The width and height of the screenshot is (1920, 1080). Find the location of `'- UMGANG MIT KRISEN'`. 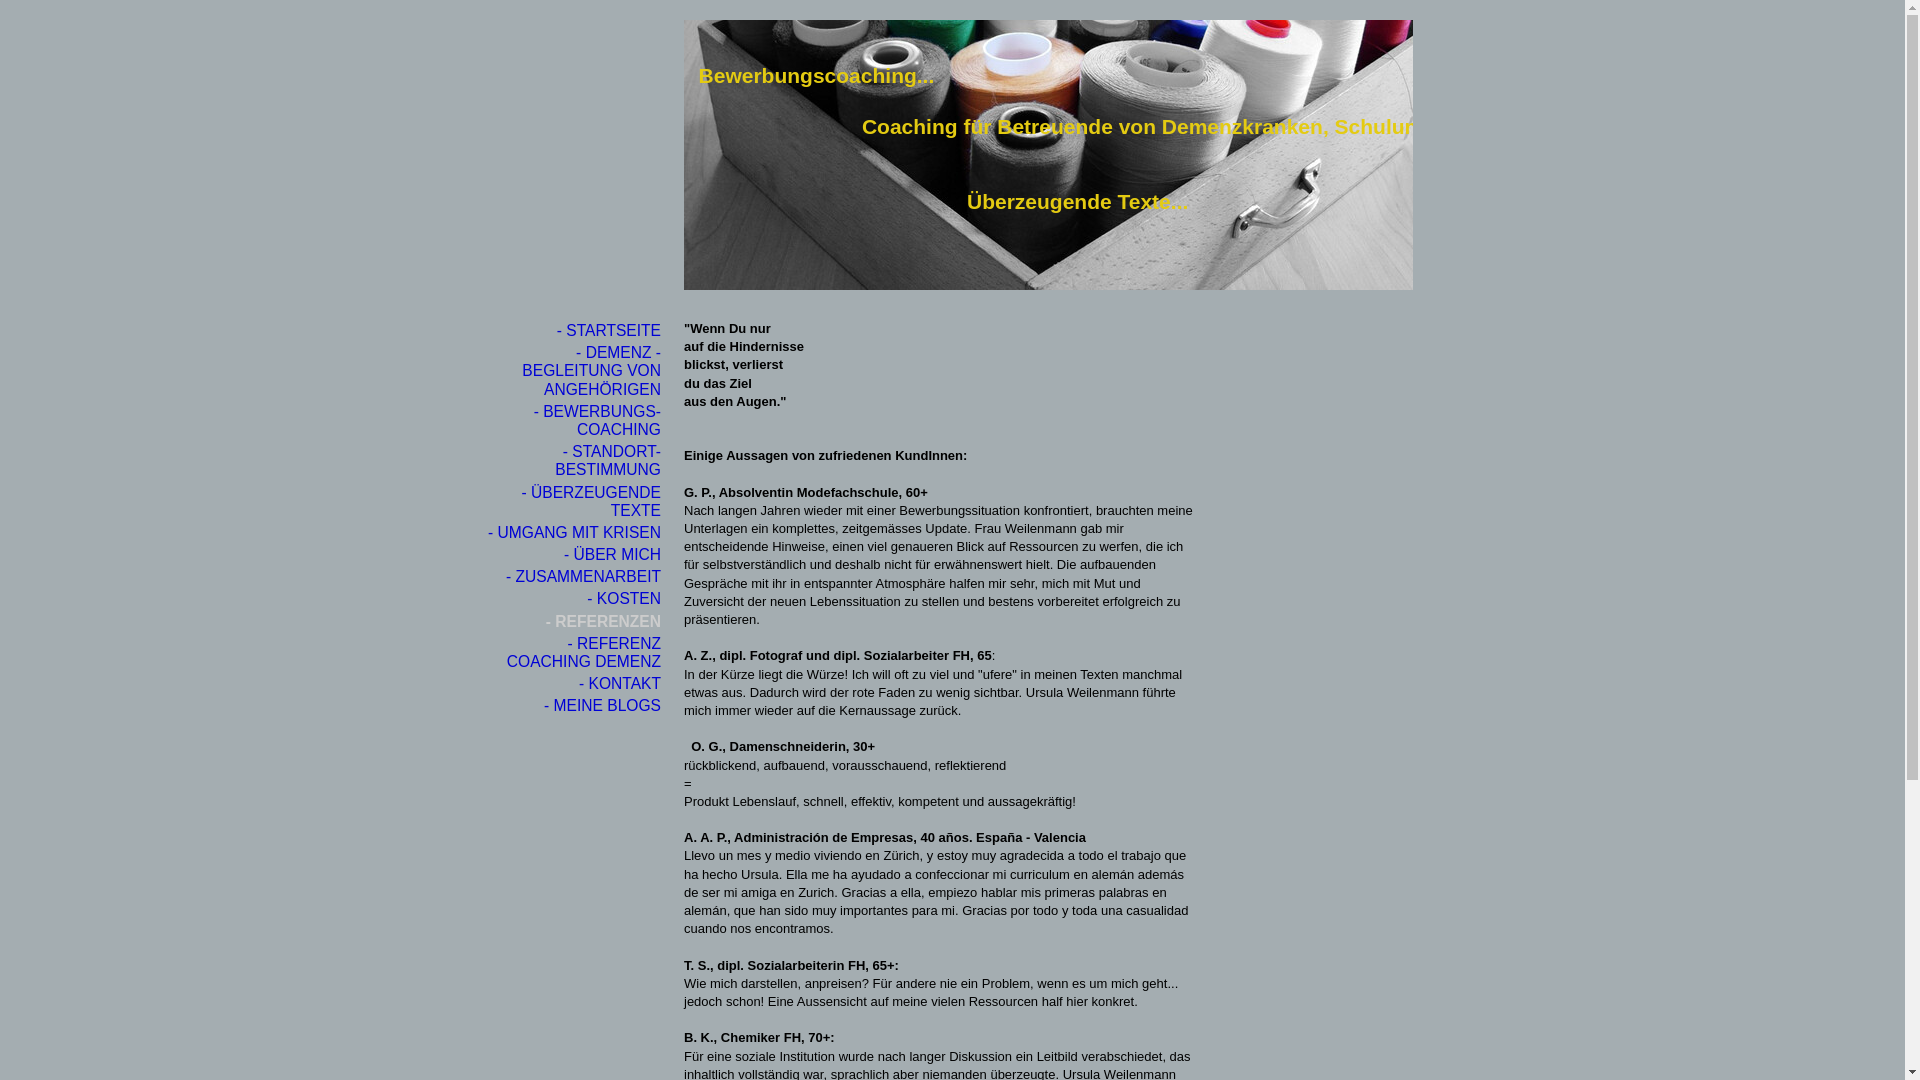

'- UMGANG MIT KRISEN' is located at coordinates (486, 531).